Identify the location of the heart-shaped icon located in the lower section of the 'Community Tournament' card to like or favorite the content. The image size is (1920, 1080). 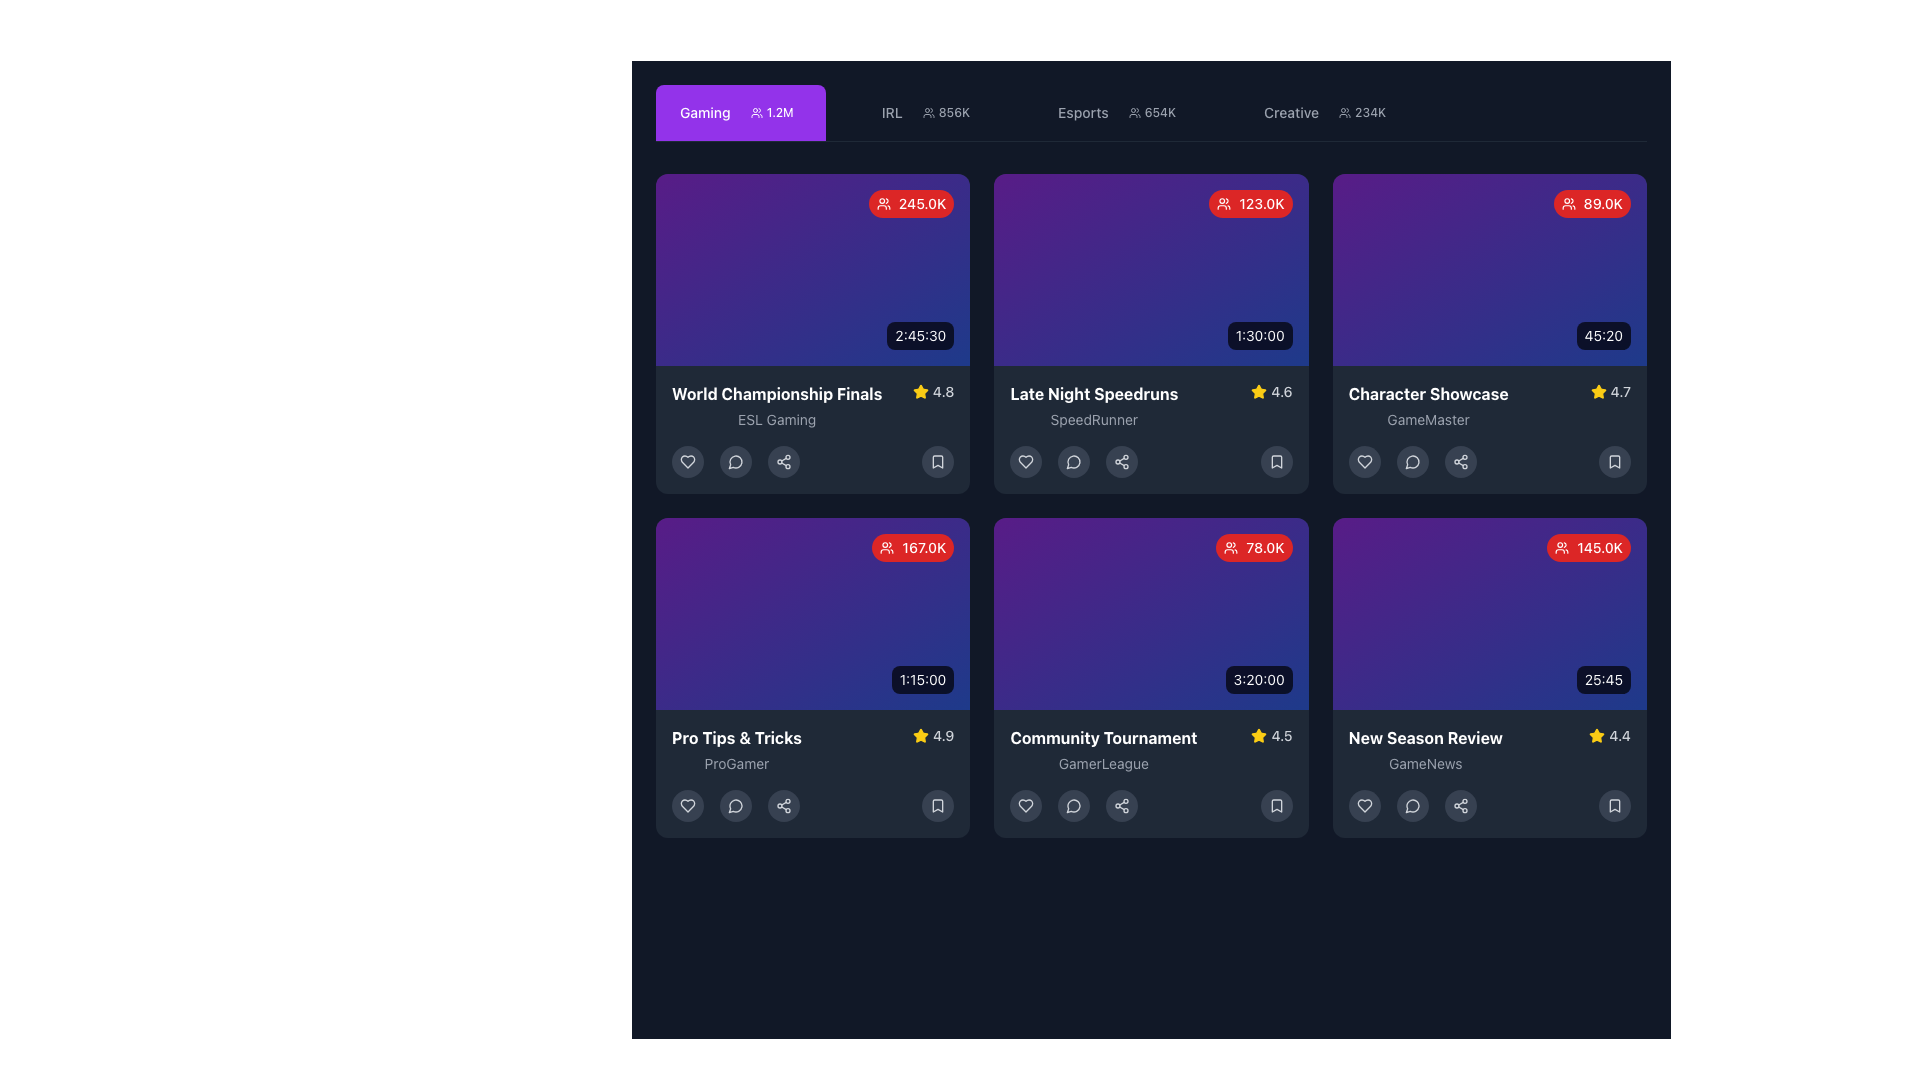
(1026, 805).